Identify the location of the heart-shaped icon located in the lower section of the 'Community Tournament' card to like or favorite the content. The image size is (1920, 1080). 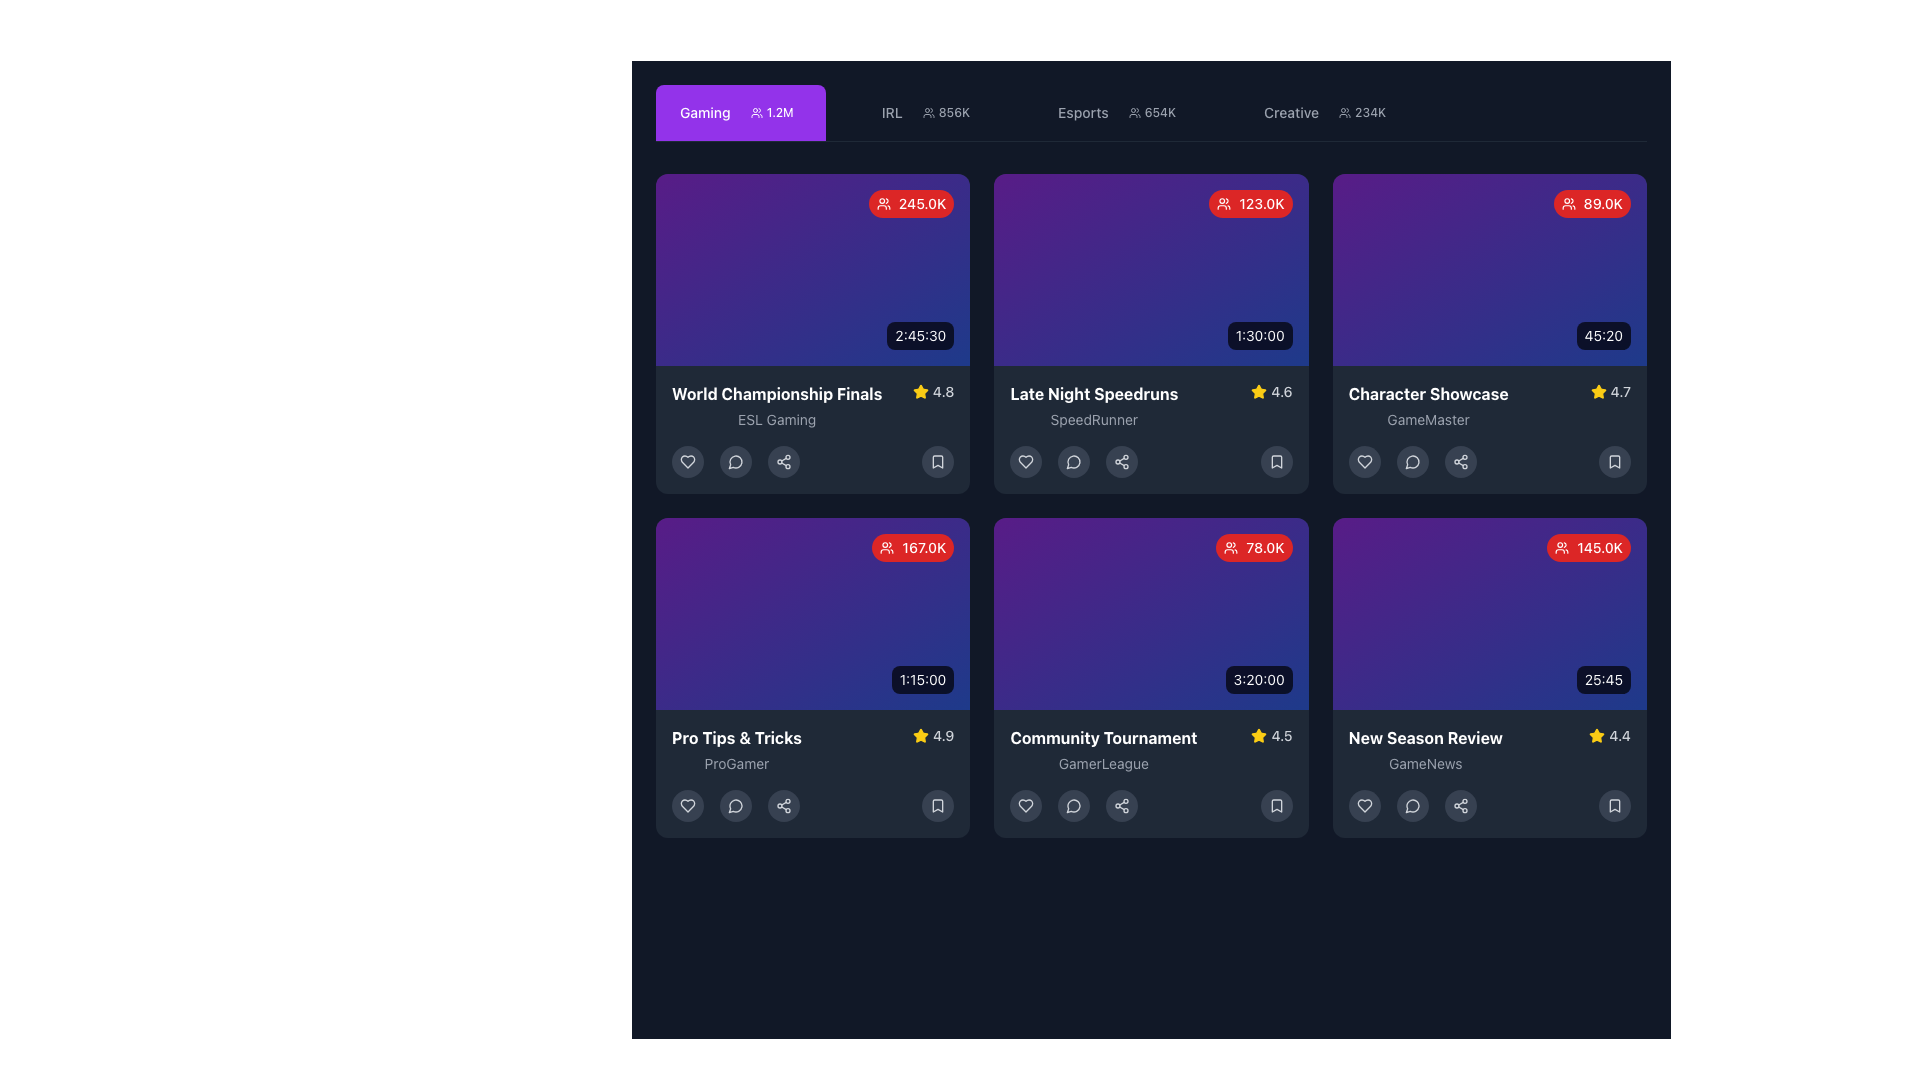
(1026, 805).